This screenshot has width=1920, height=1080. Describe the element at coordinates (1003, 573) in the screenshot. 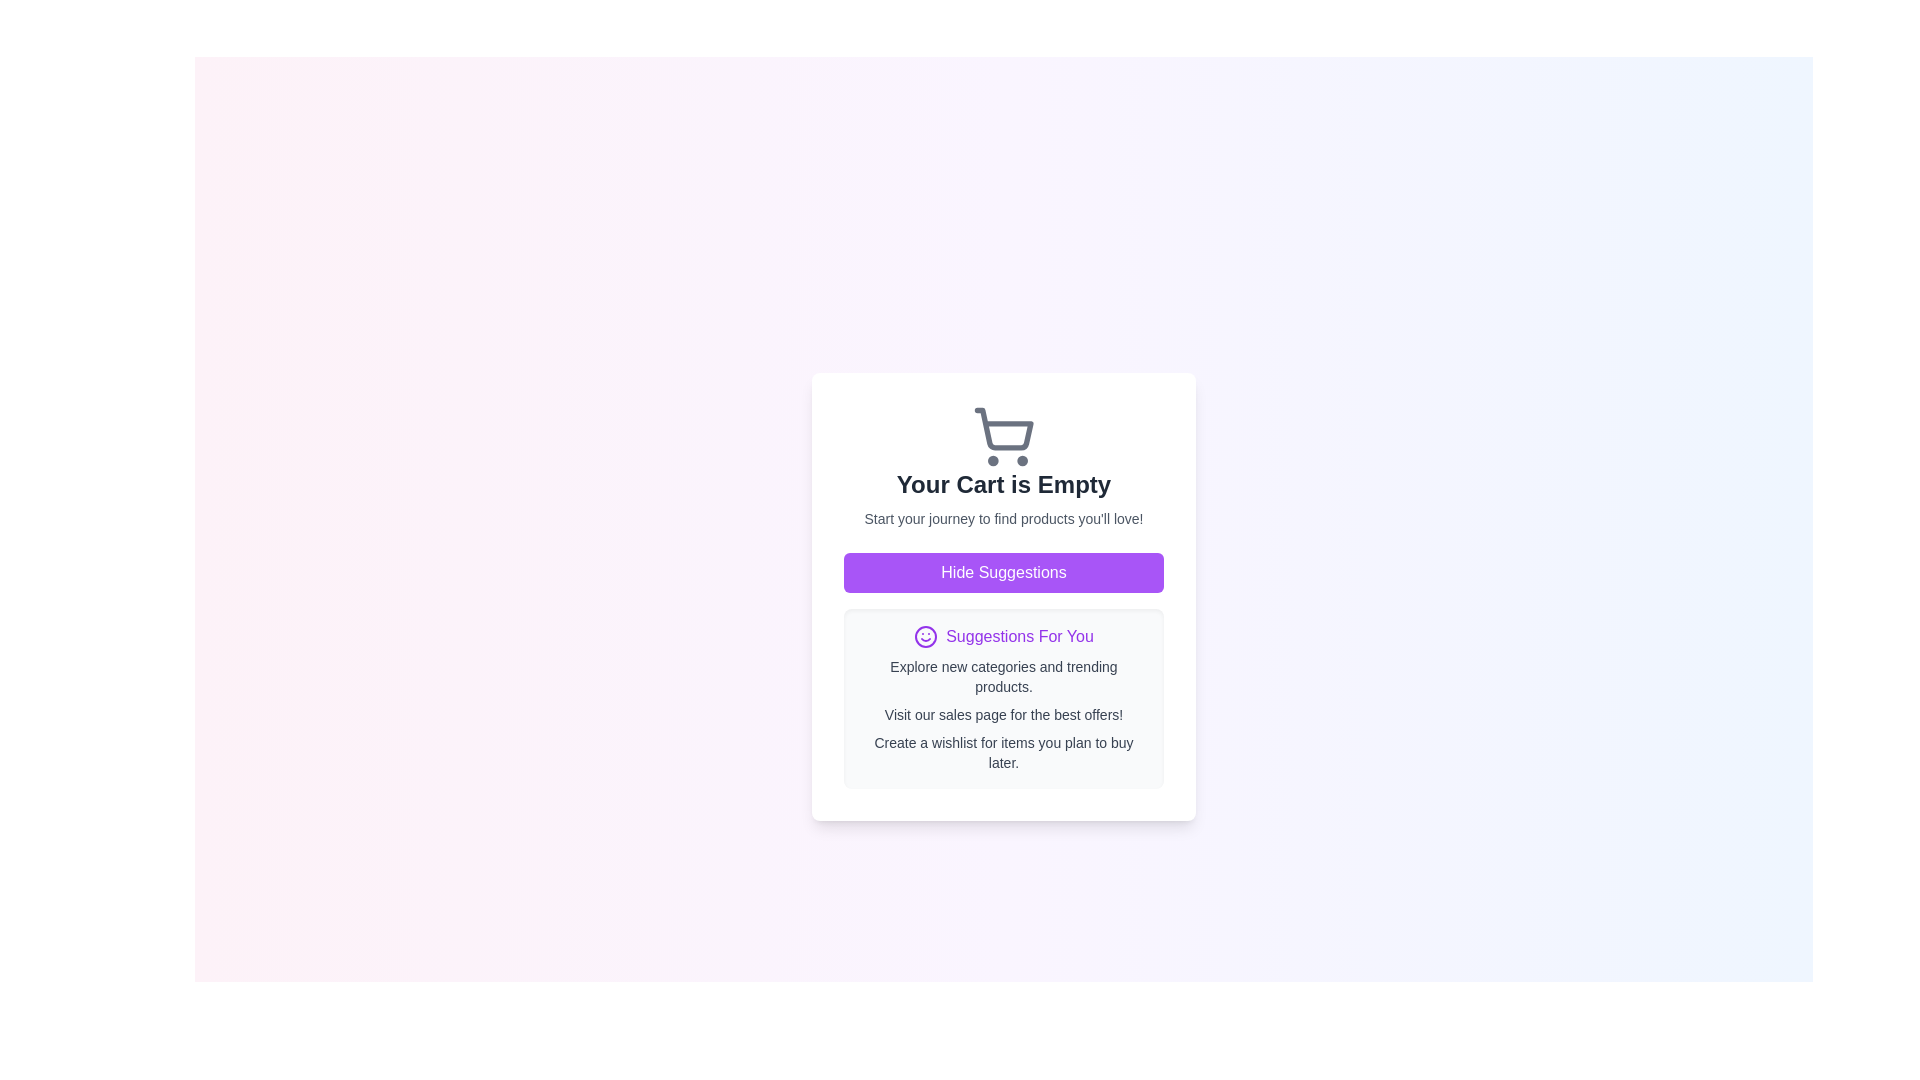

I see `the button located below the text 'Start your journey to find products you'll love!' to hide the suggestions section displayed below it` at that location.